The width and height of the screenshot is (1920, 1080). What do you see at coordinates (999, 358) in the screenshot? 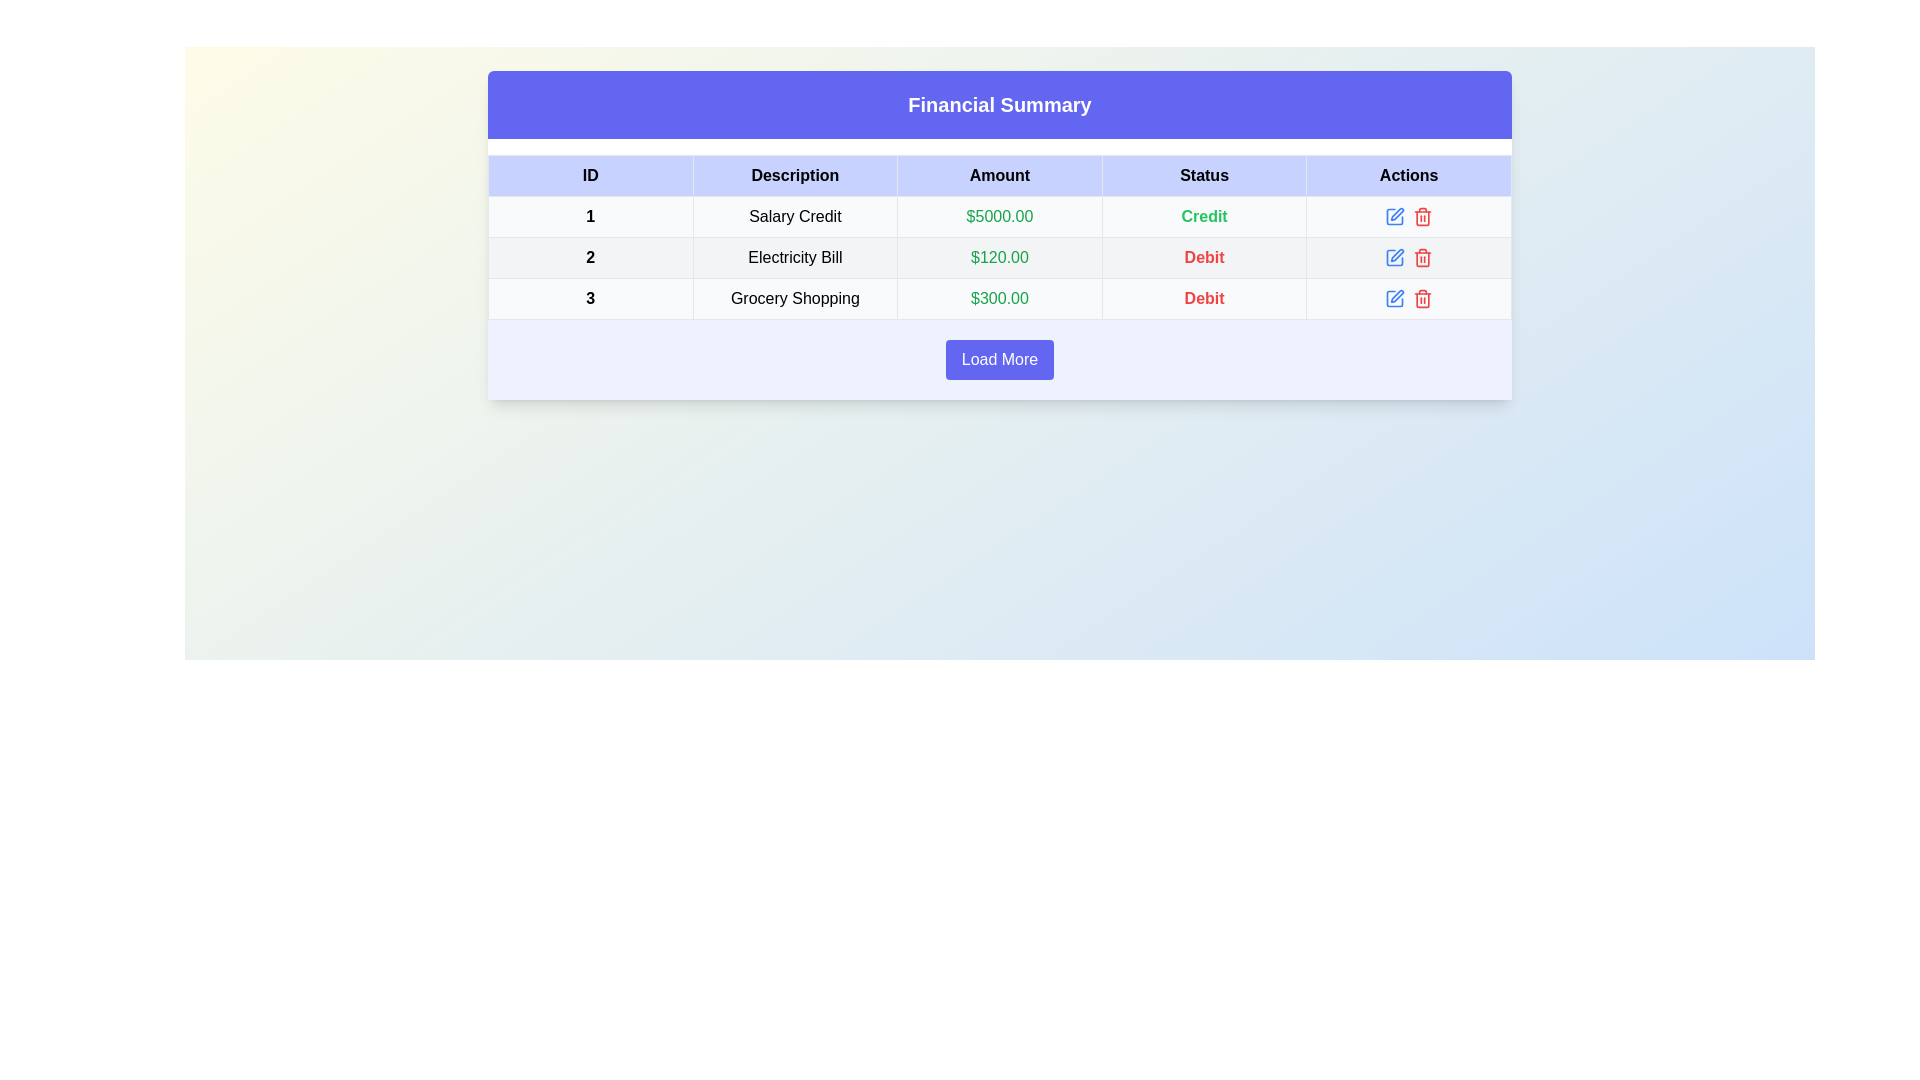
I see `the button located near the bottom-center of the 'Financial Summary' table to load more content` at bounding box center [999, 358].